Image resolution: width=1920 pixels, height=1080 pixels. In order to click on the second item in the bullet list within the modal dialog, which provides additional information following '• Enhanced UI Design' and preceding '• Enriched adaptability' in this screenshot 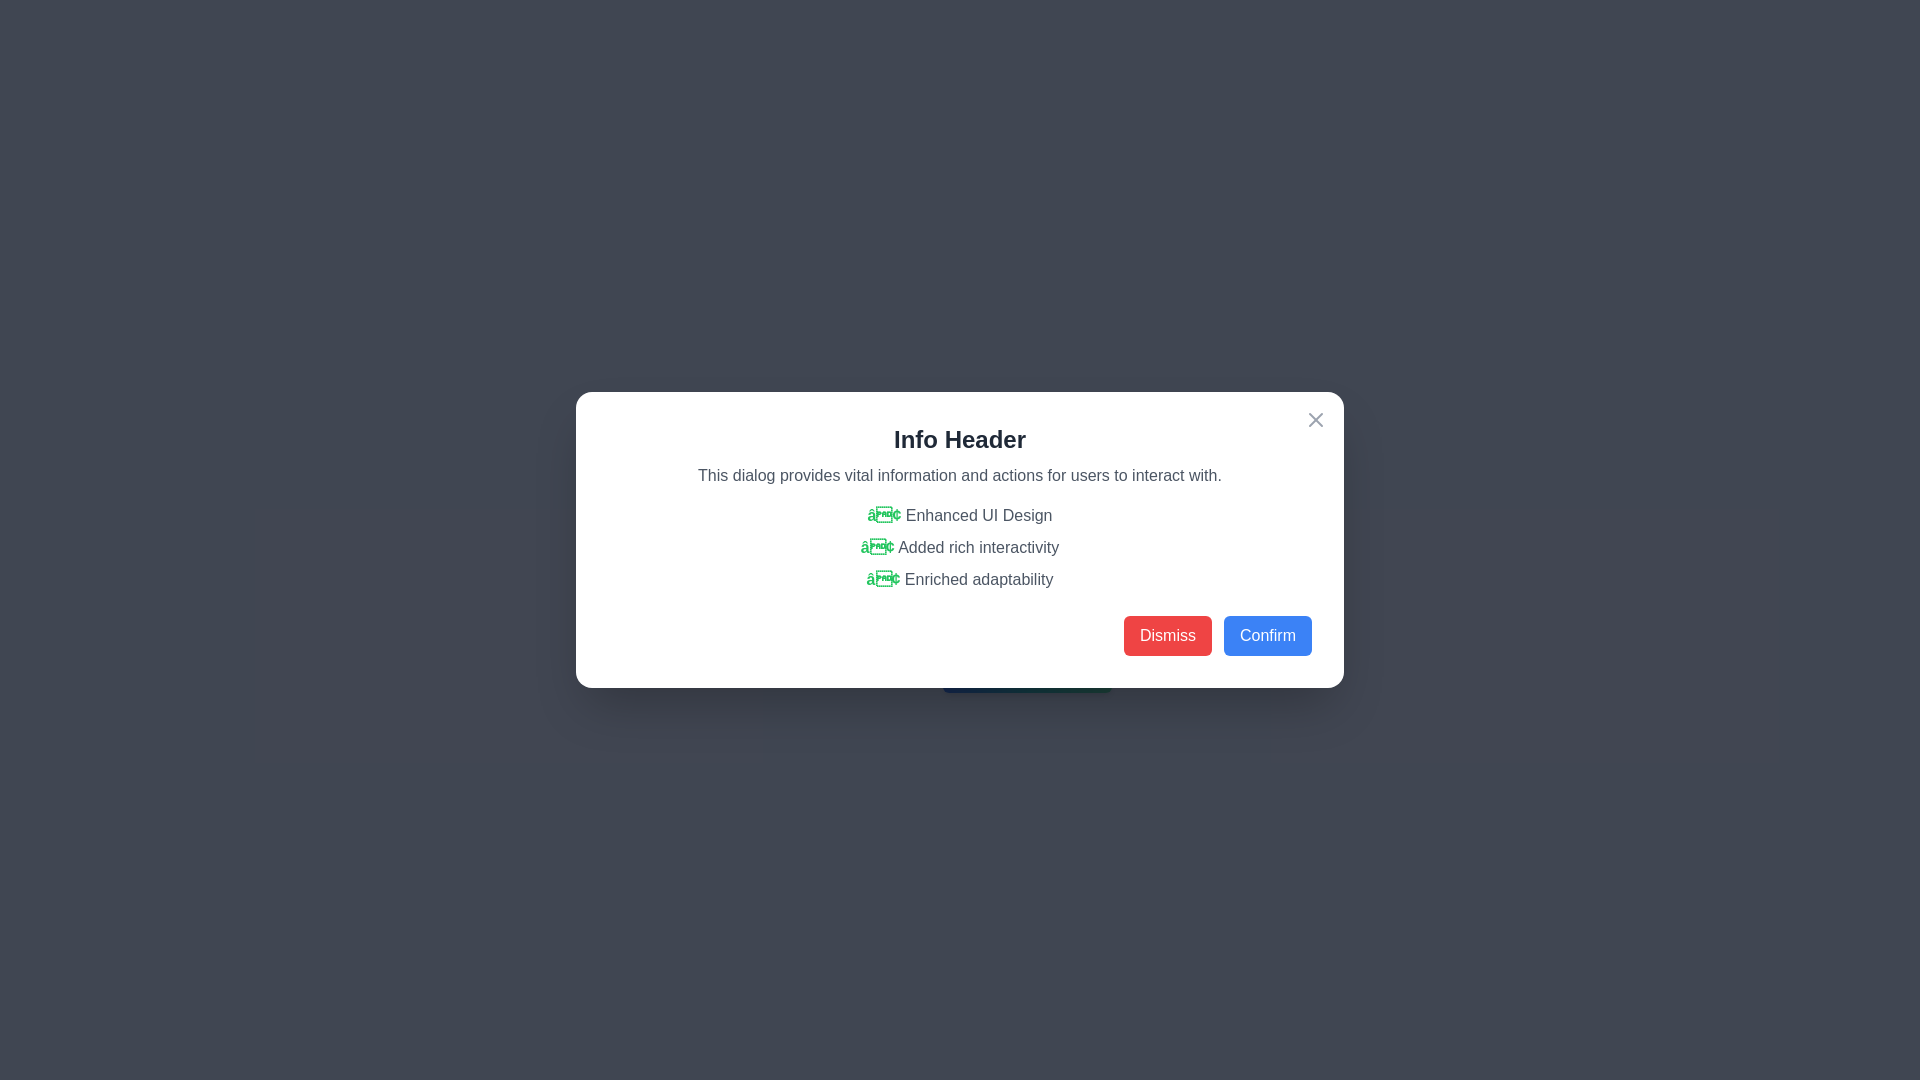, I will do `click(960, 540)`.